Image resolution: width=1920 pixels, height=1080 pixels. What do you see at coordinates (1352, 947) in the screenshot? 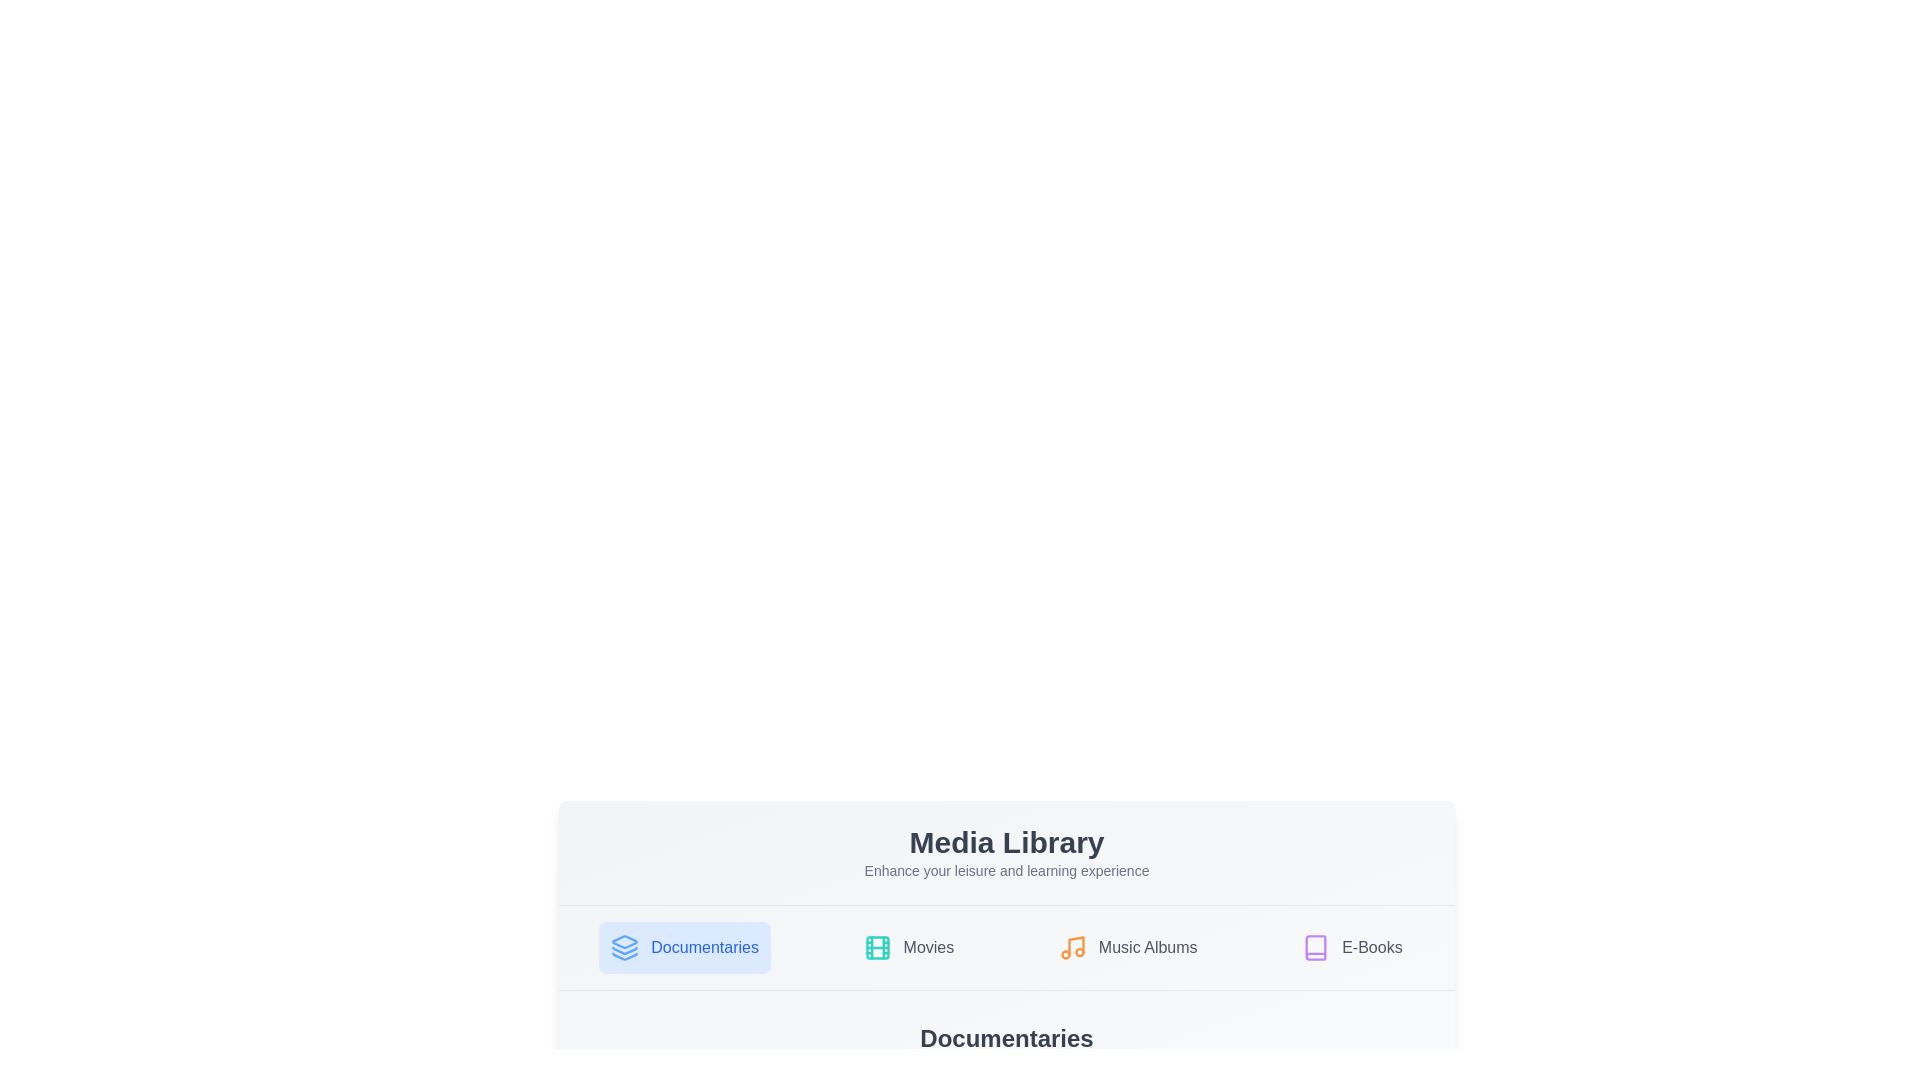
I see `the tab labeled E-Books` at bounding box center [1352, 947].